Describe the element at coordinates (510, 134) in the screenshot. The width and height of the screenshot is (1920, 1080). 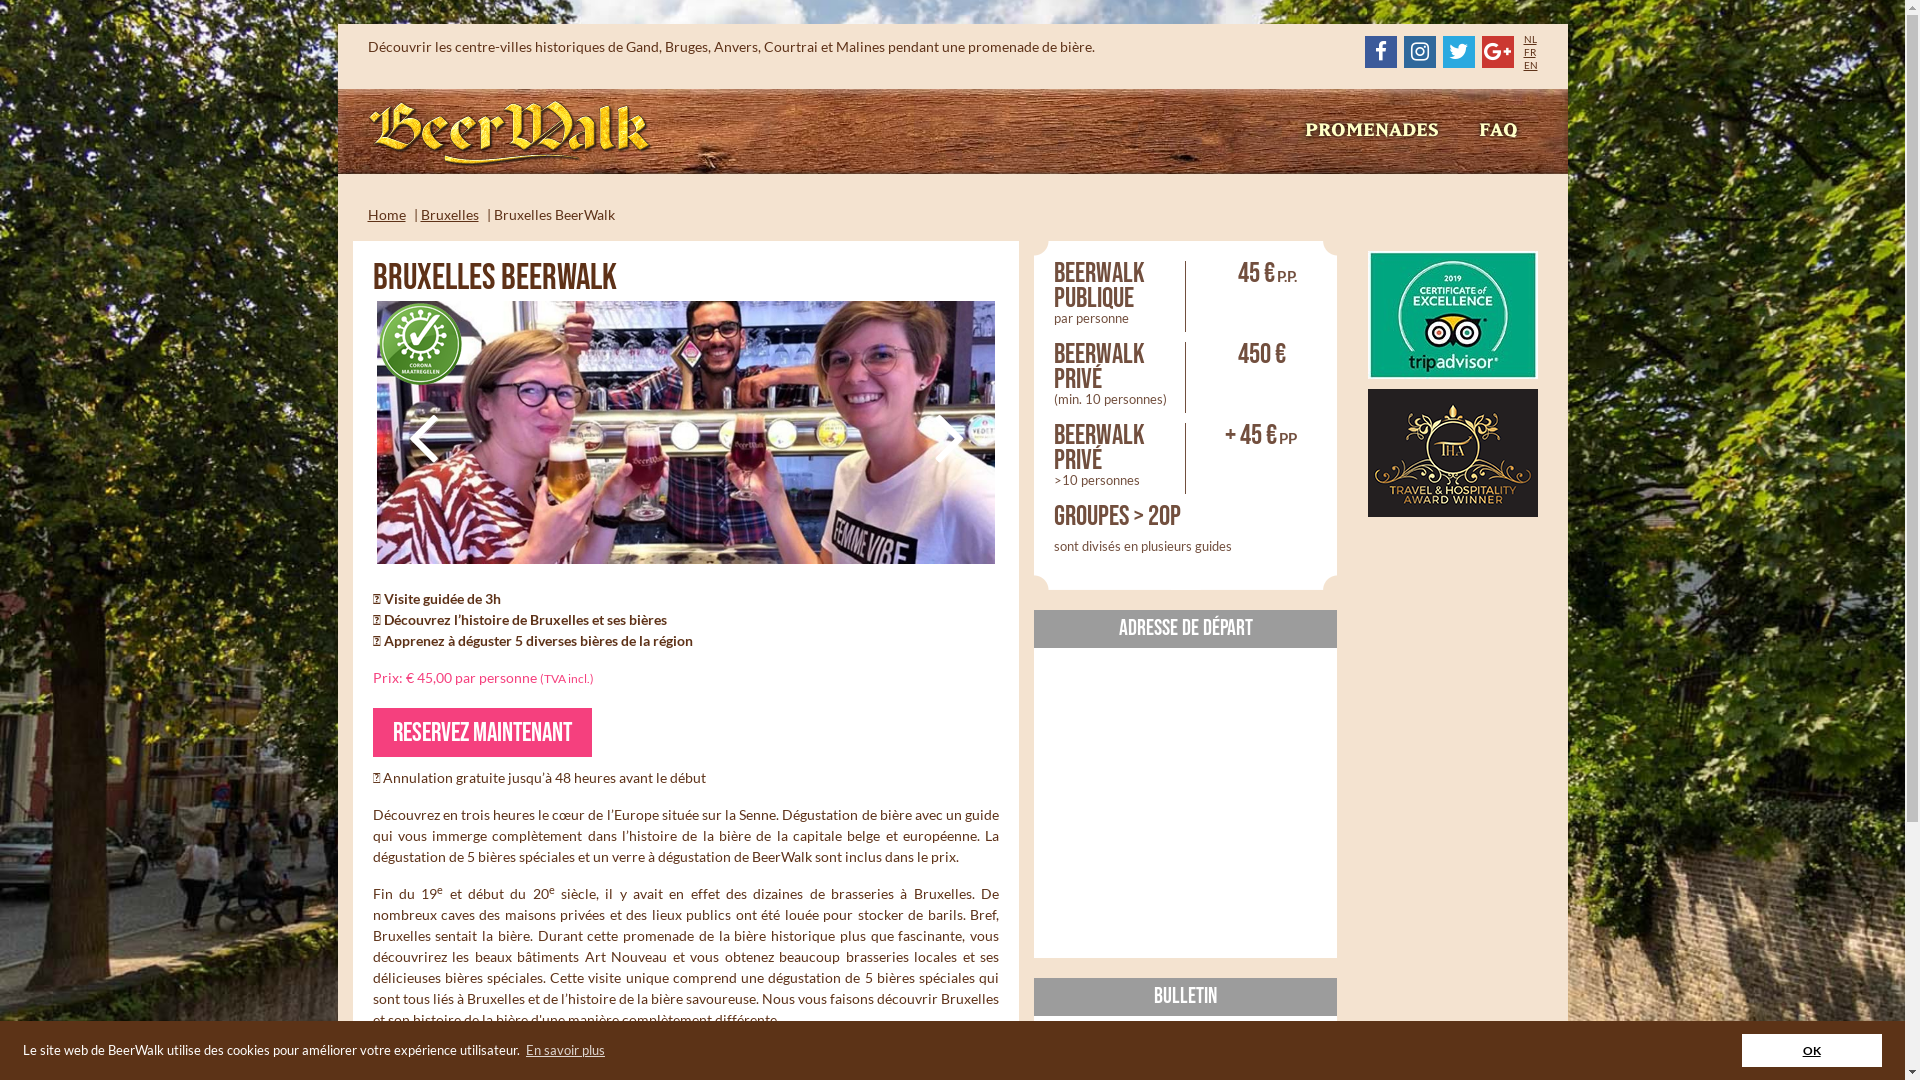
I see `'BeerWalk - Historische stadswandelingen'` at that location.